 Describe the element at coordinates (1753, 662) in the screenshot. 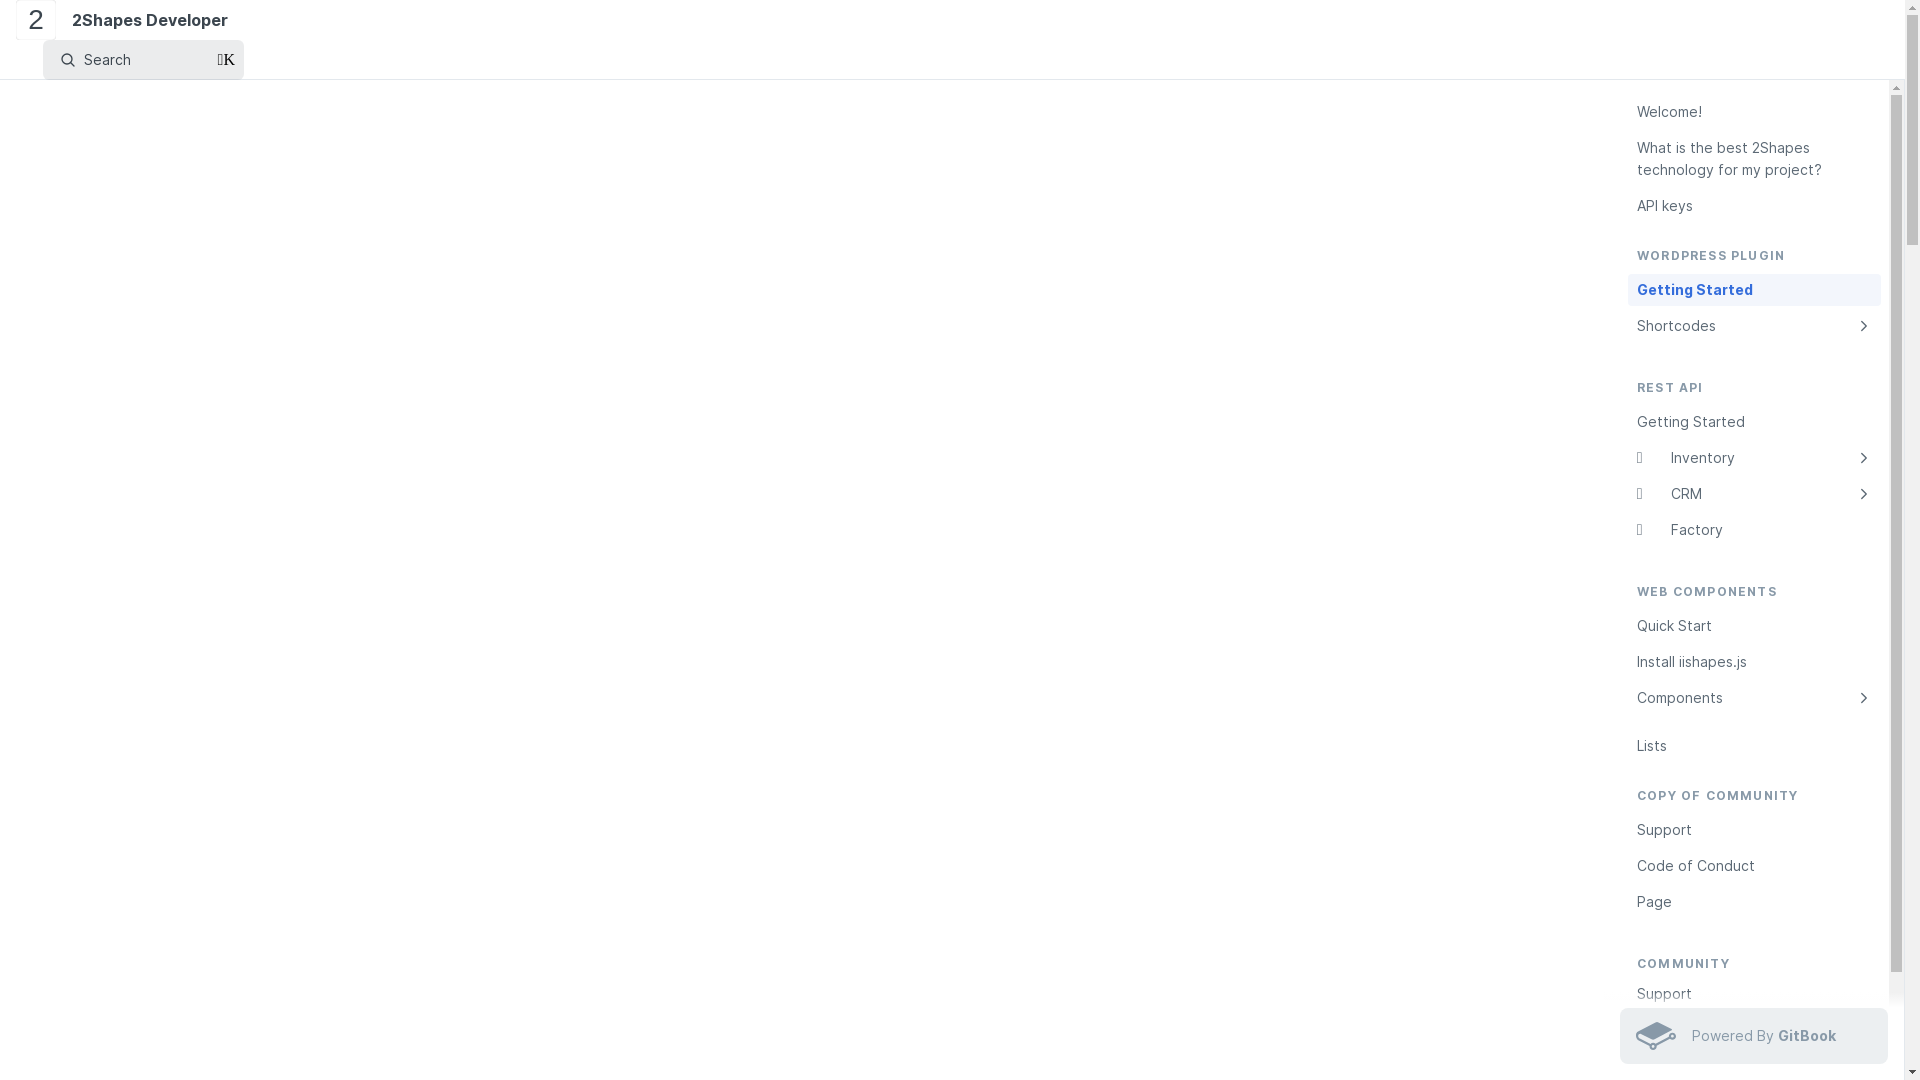

I see `'Install iishapes.js'` at that location.